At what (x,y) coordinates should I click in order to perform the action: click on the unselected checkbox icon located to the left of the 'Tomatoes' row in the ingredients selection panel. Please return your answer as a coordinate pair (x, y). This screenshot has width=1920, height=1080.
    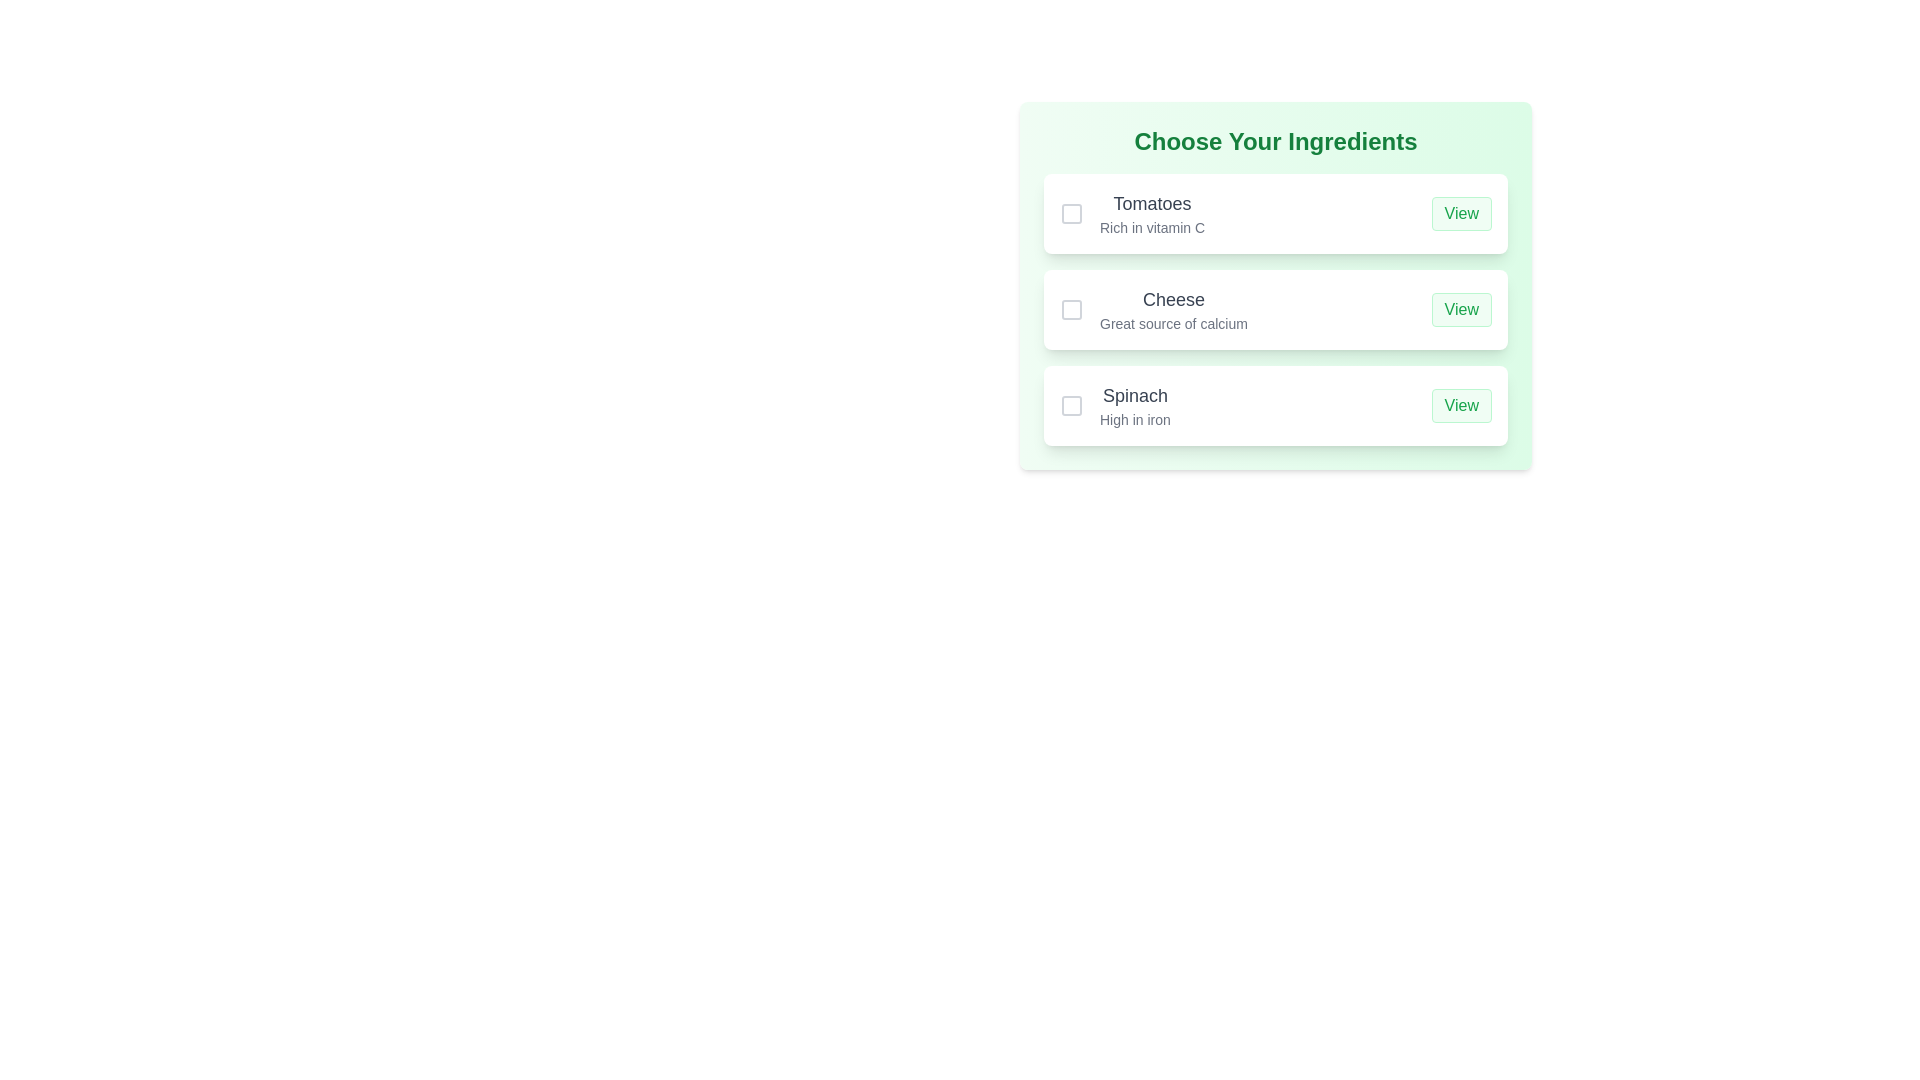
    Looking at the image, I should click on (1070, 213).